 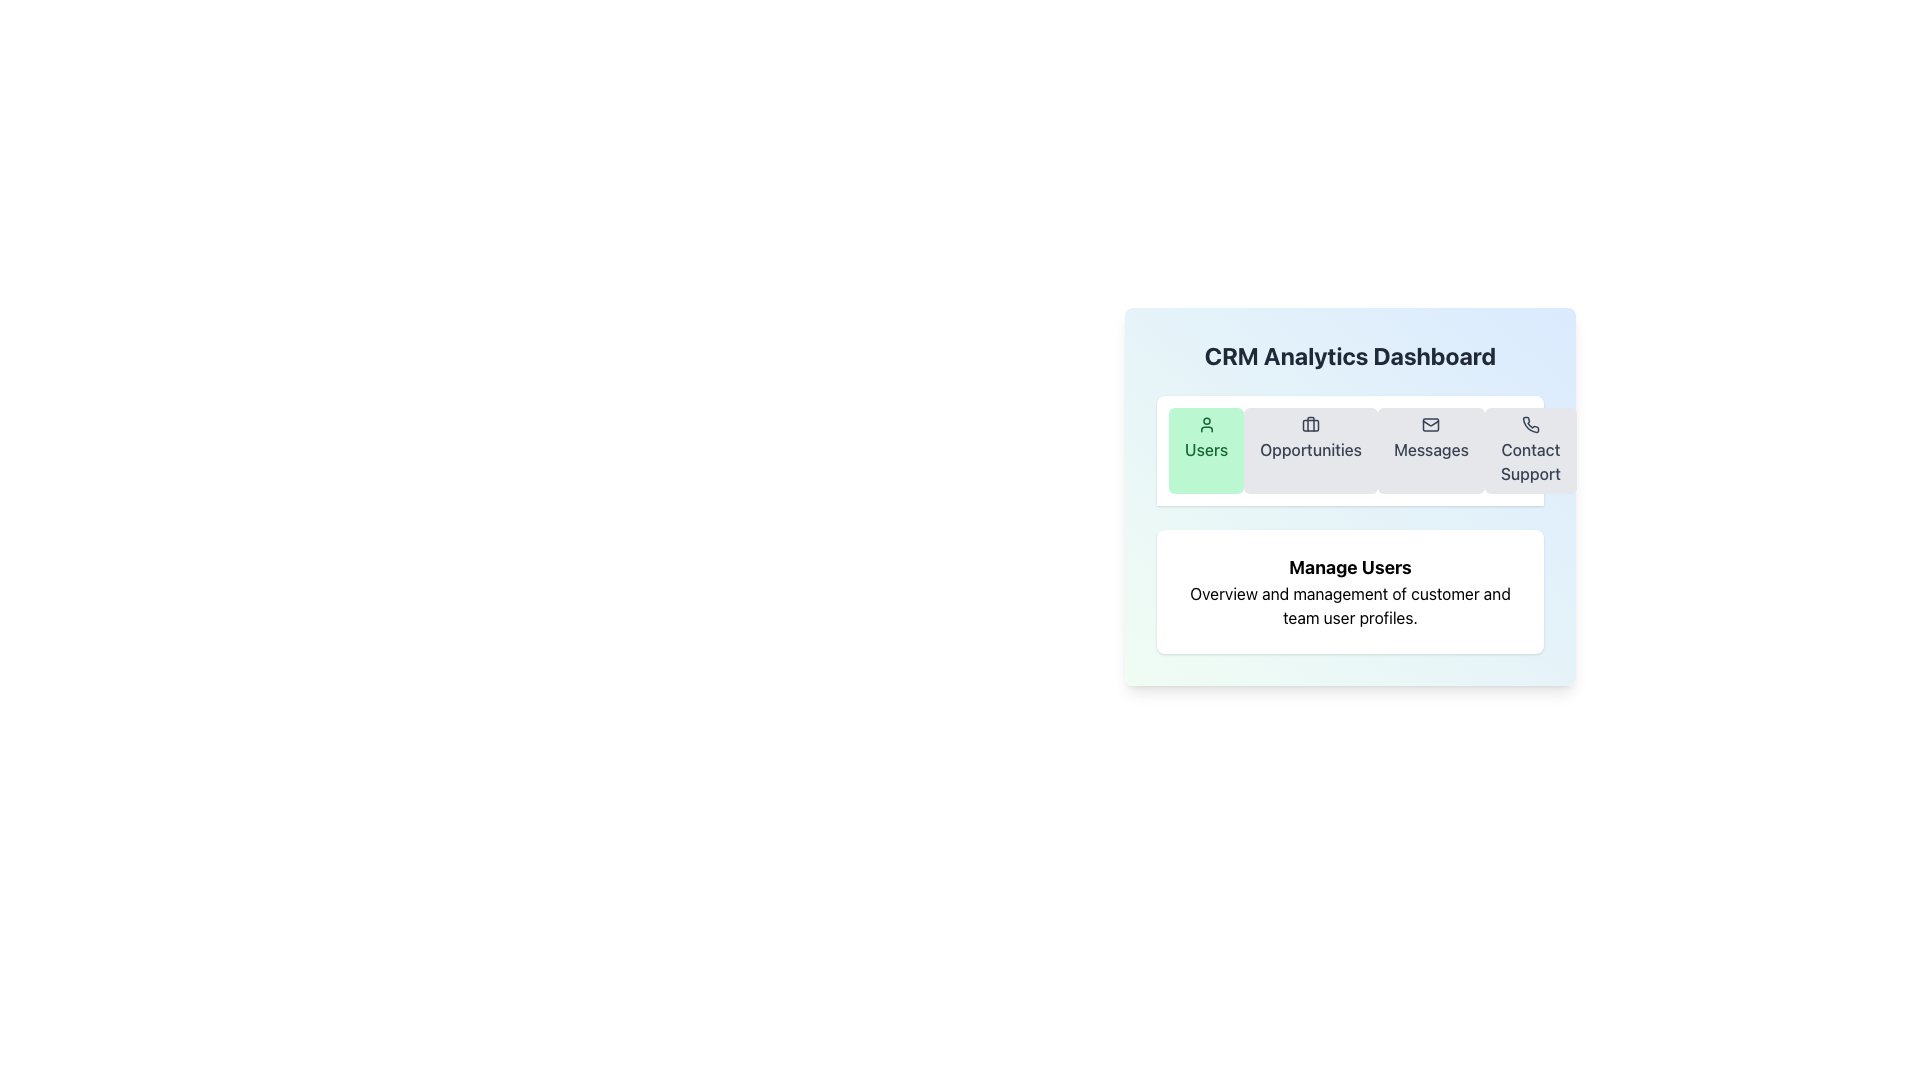 What do you see at coordinates (1350, 590) in the screenshot?
I see `the informative text block titled 'Manage Users', which includes the description 'Overview and management of customer and team user profiles.'` at bounding box center [1350, 590].